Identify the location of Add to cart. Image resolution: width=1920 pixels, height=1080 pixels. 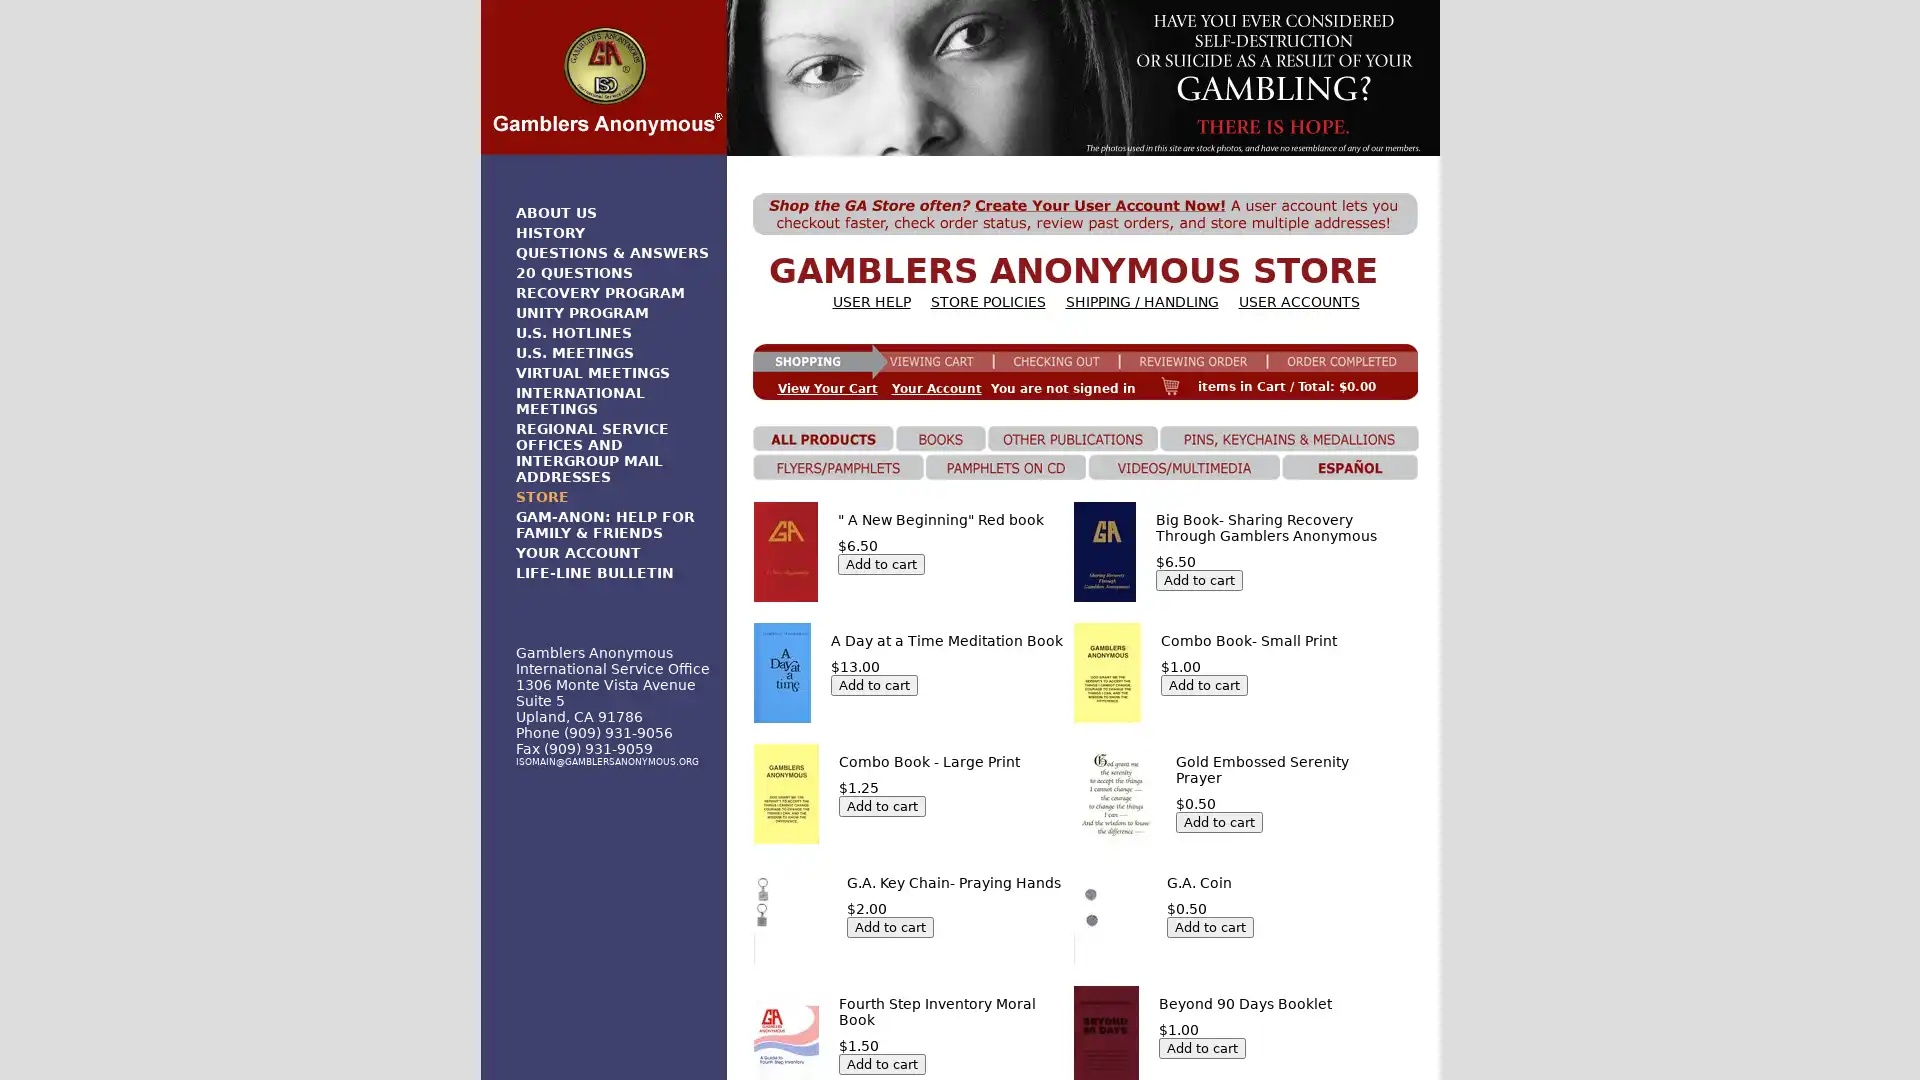
(1199, 579).